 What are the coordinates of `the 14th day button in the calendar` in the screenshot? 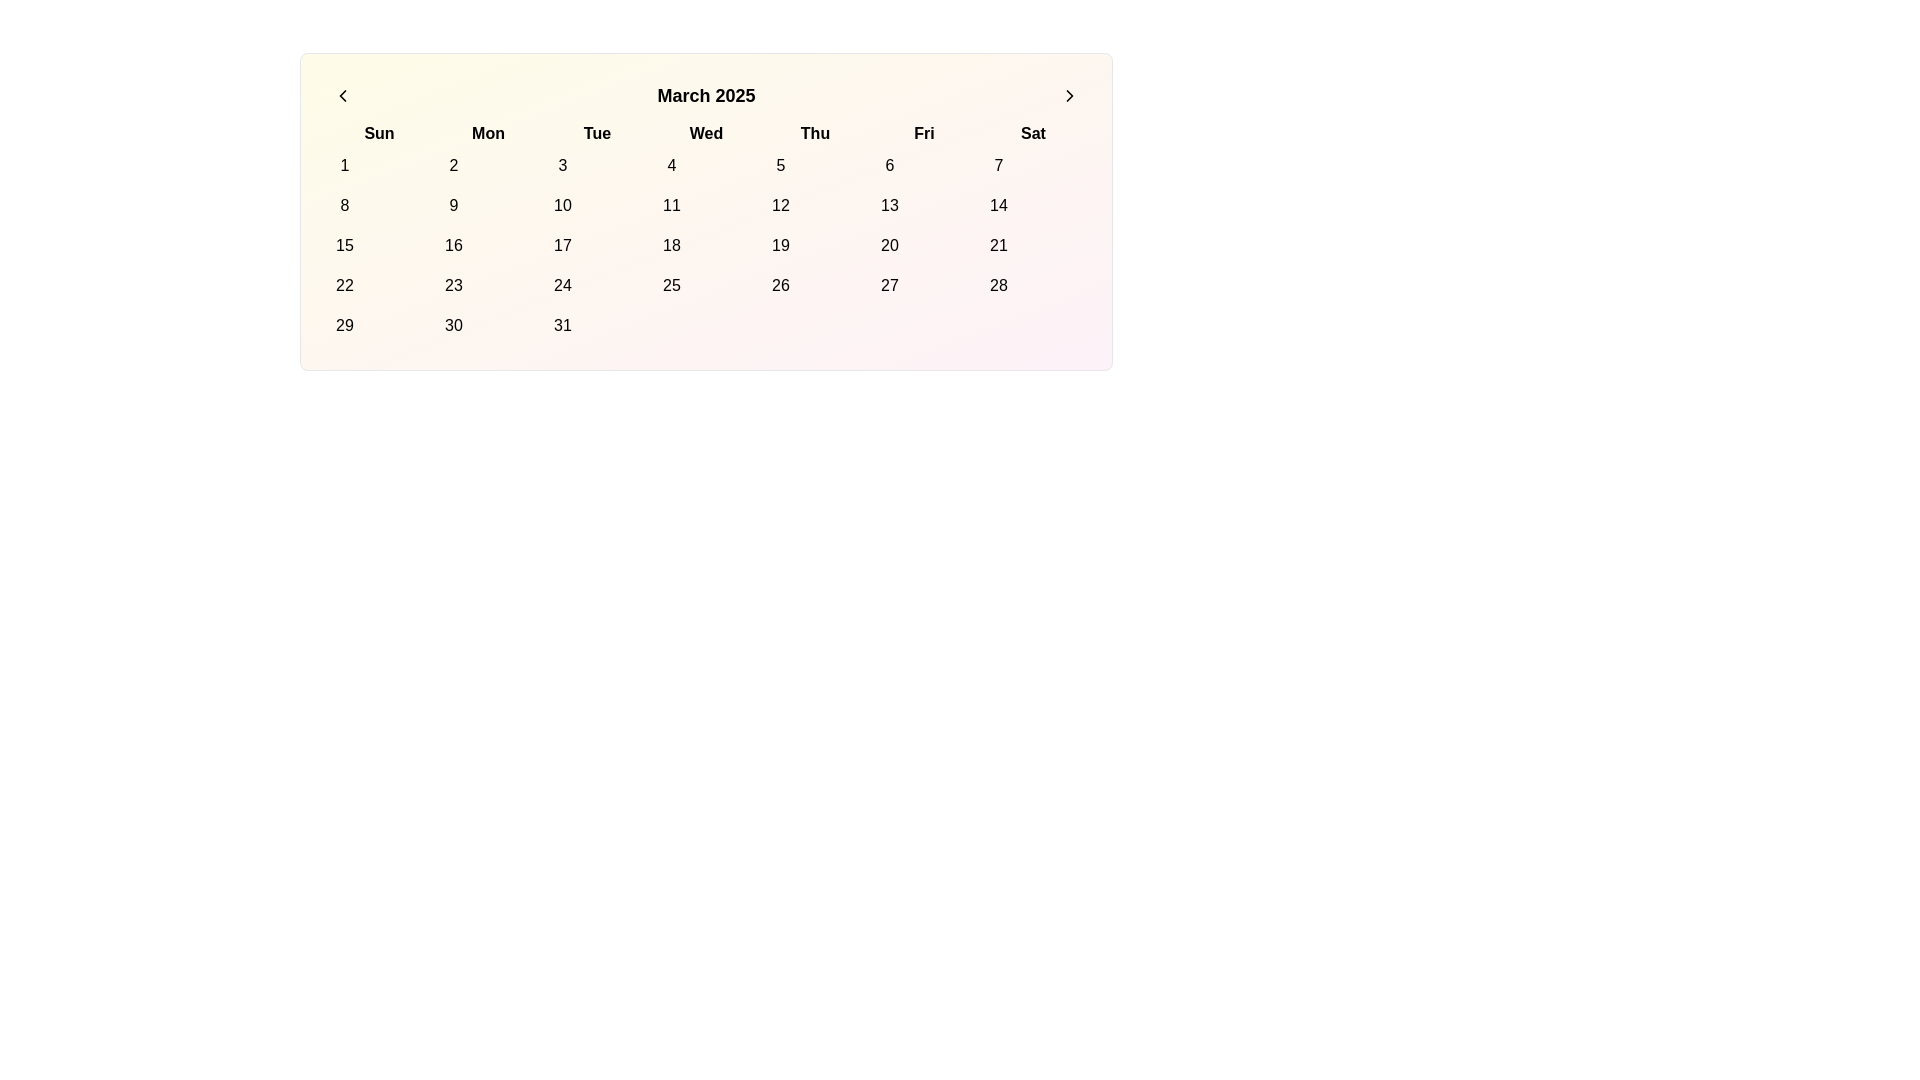 It's located at (998, 205).